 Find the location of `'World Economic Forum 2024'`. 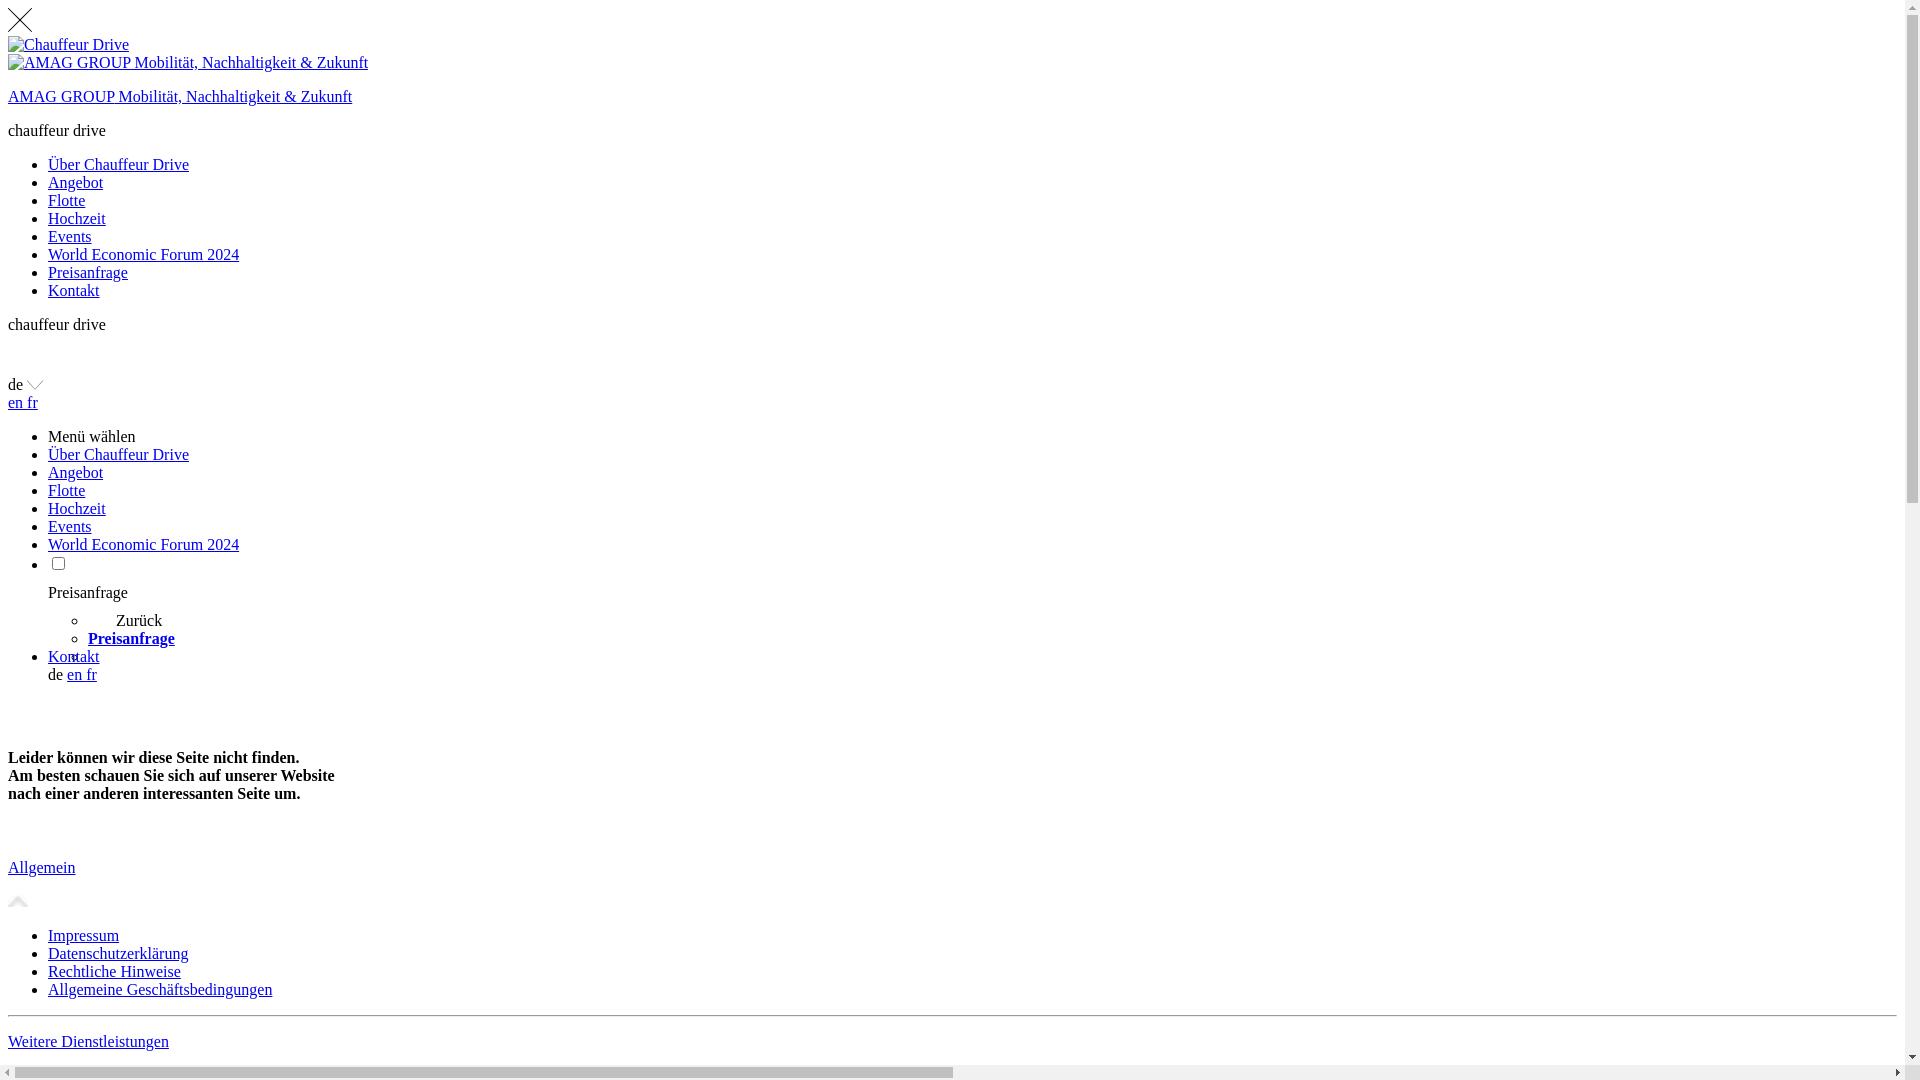

'World Economic Forum 2024' is located at coordinates (142, 253).